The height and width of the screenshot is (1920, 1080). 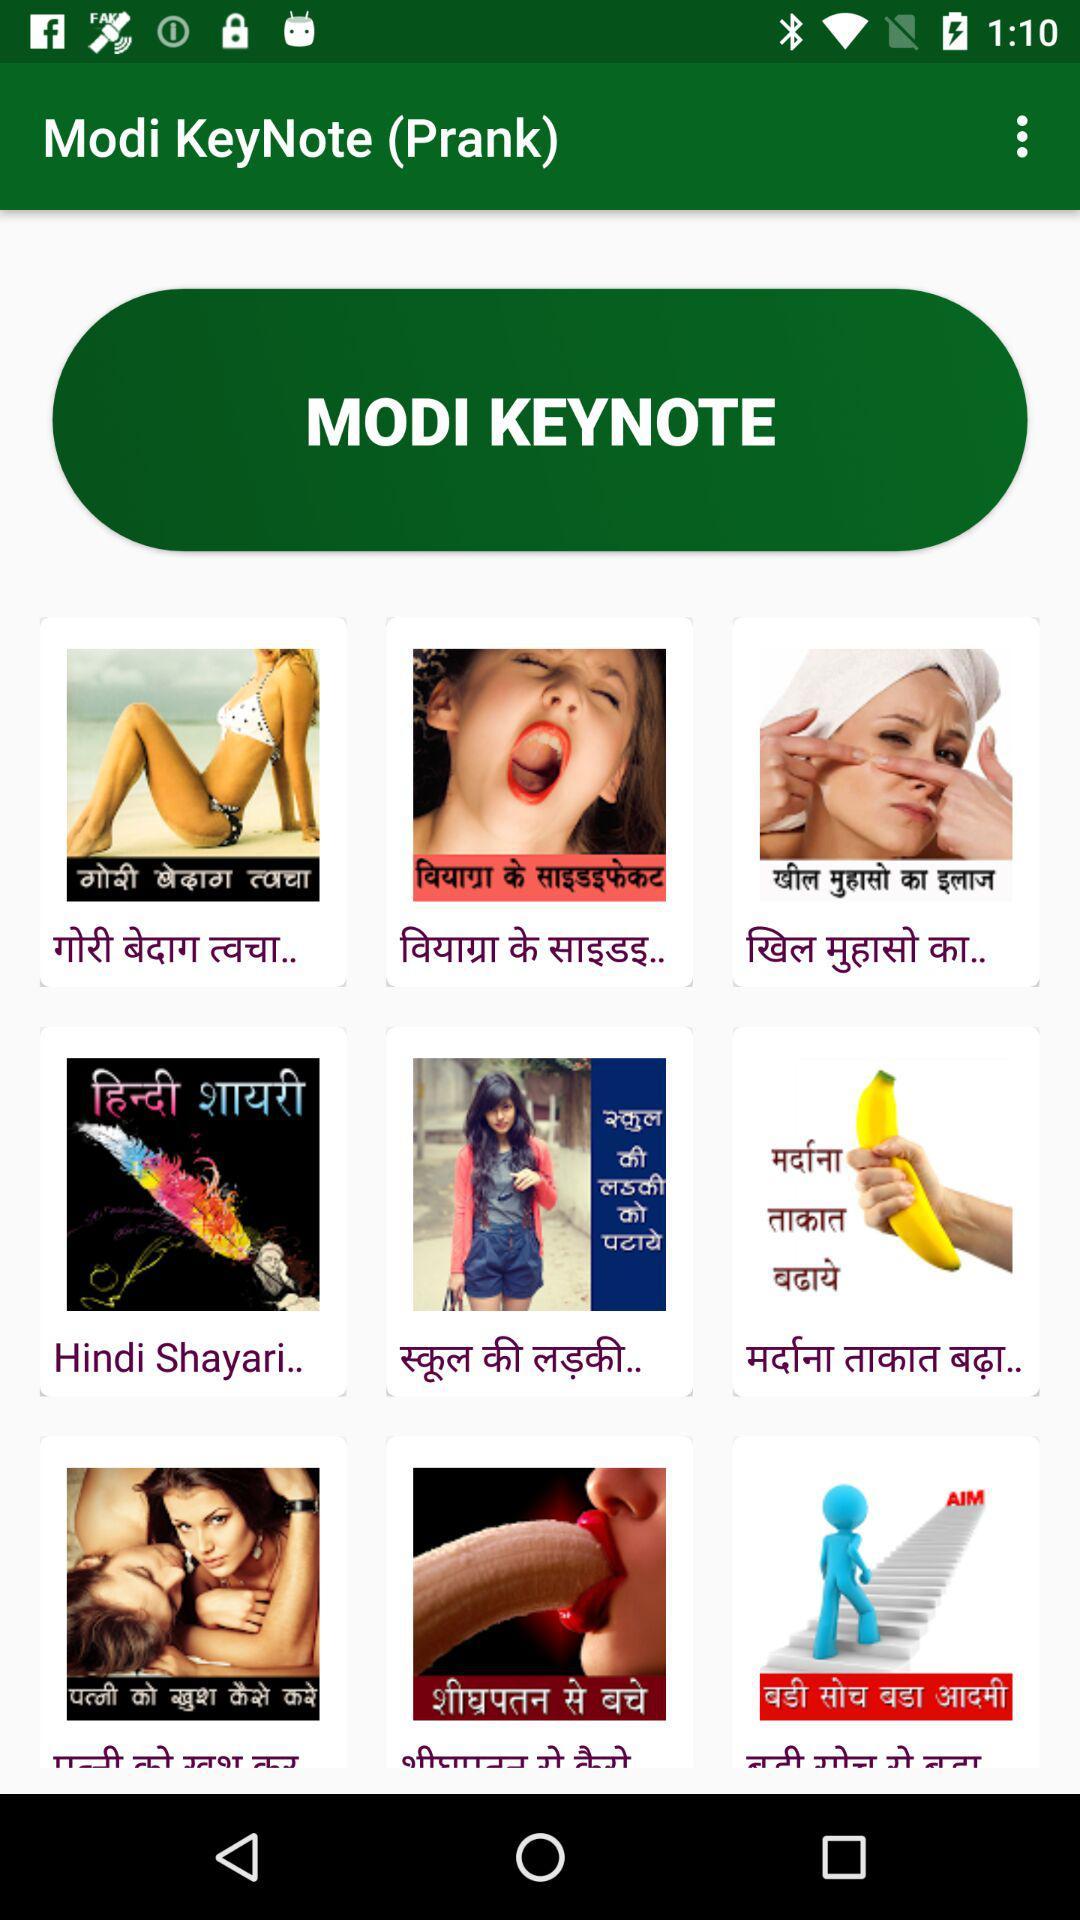 I want to click on the item to the right of modi keynote (prank) app, so click(x=1027, y=135).